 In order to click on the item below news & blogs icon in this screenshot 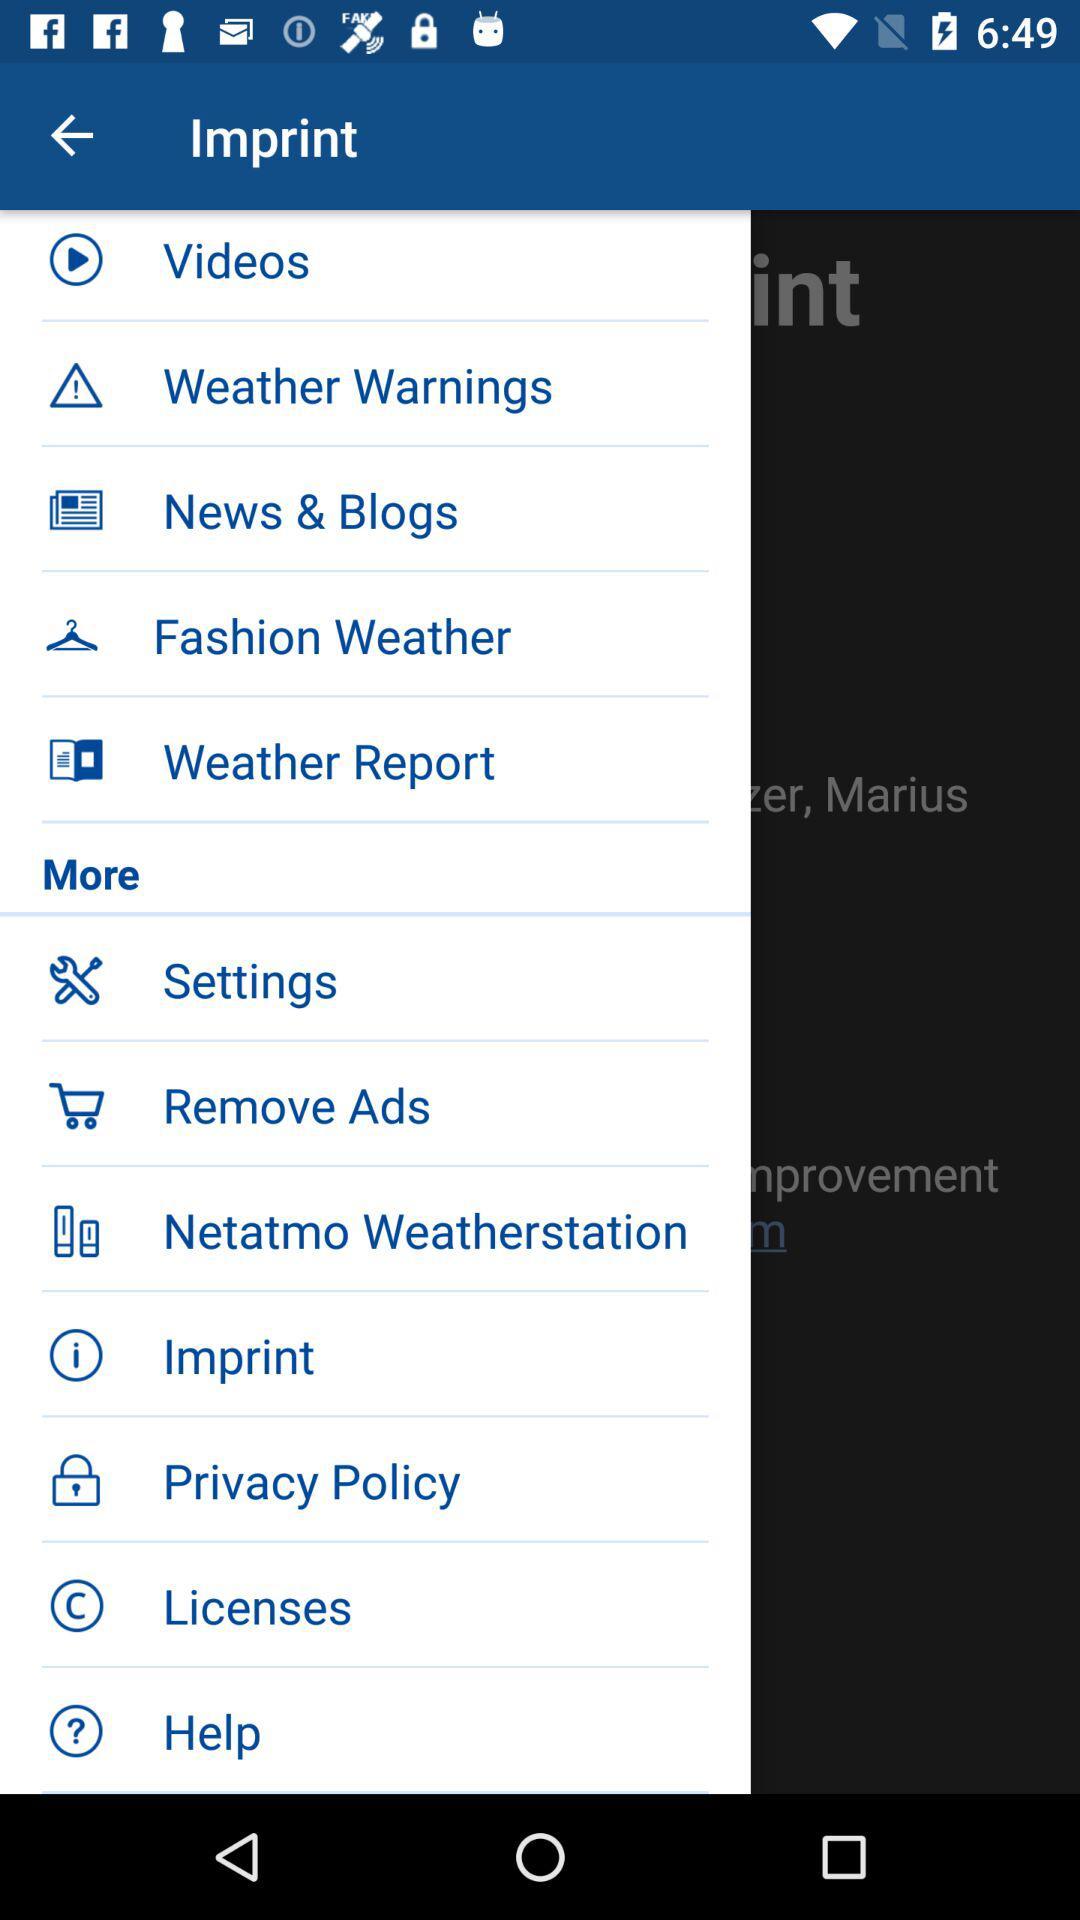, I will do `click(375, 631)`.